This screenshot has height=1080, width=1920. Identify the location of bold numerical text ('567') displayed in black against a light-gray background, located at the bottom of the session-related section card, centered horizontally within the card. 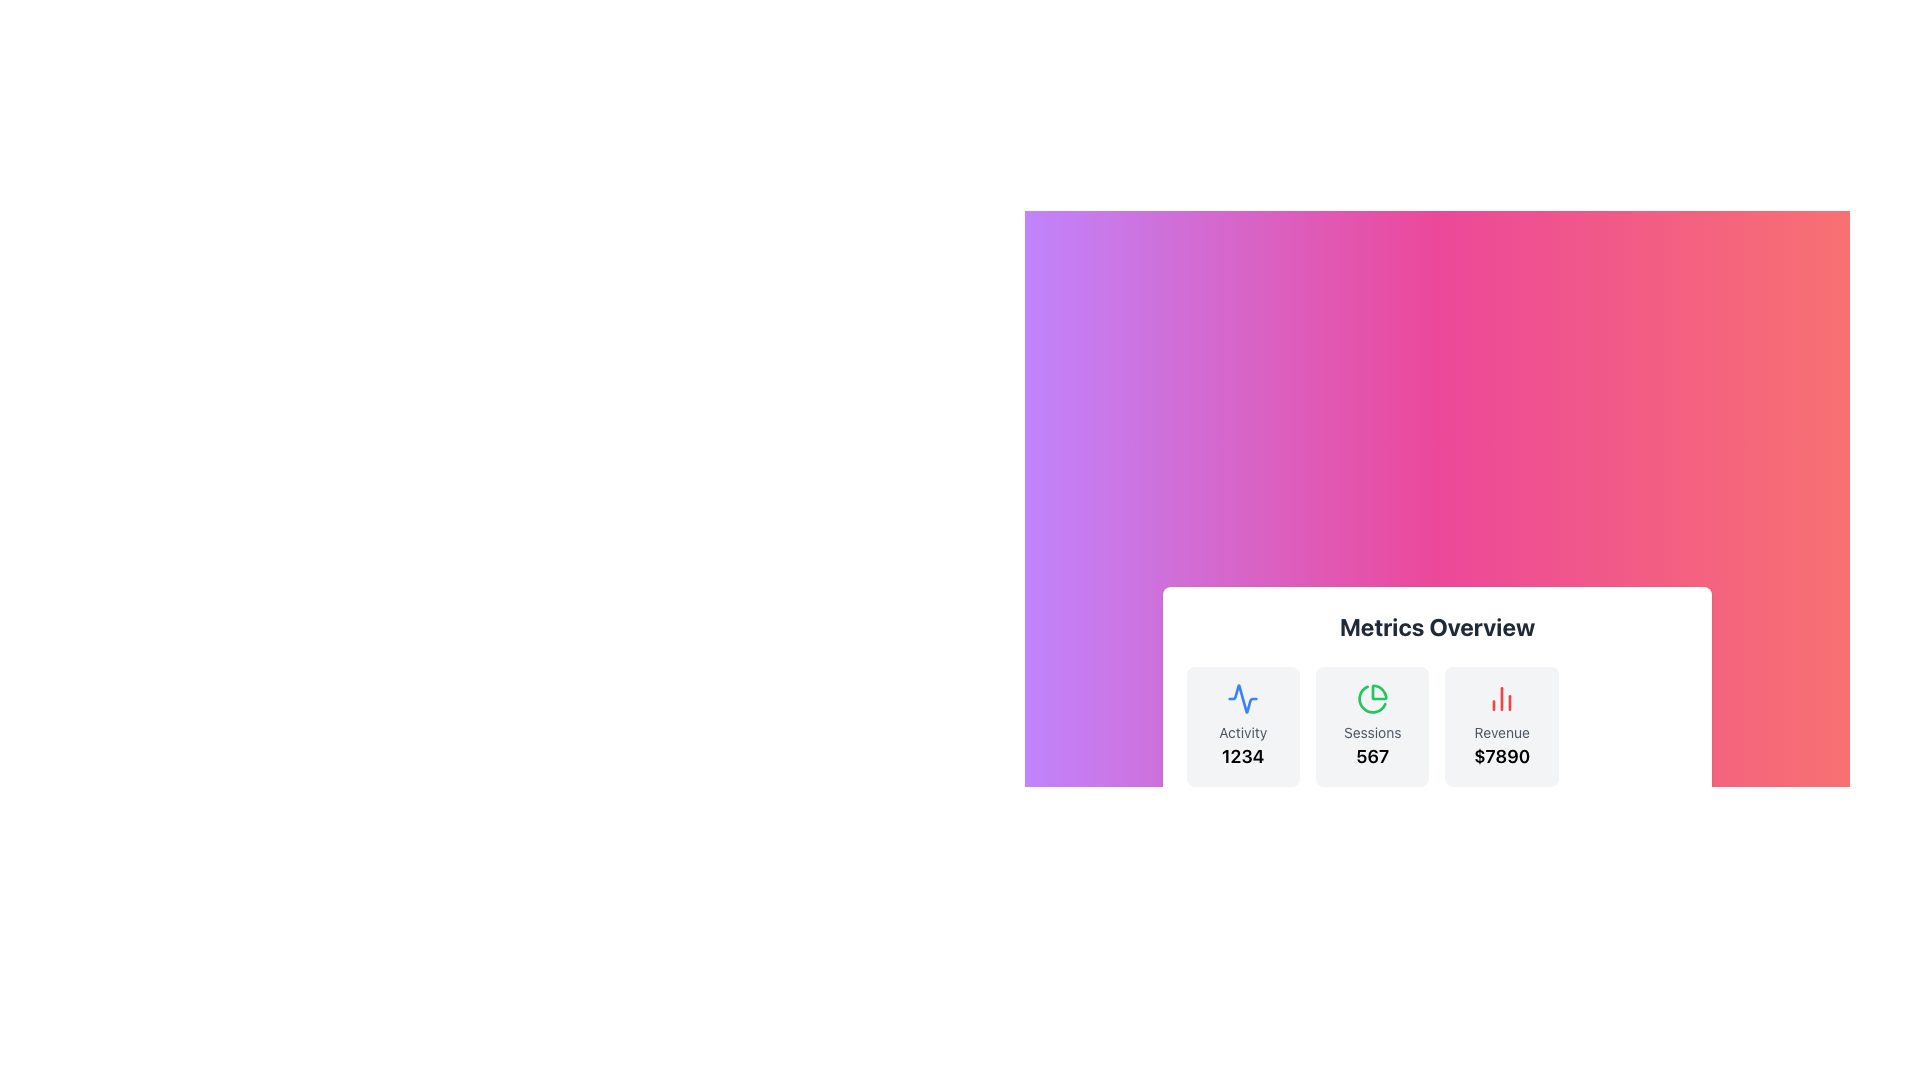
(1371, 756).